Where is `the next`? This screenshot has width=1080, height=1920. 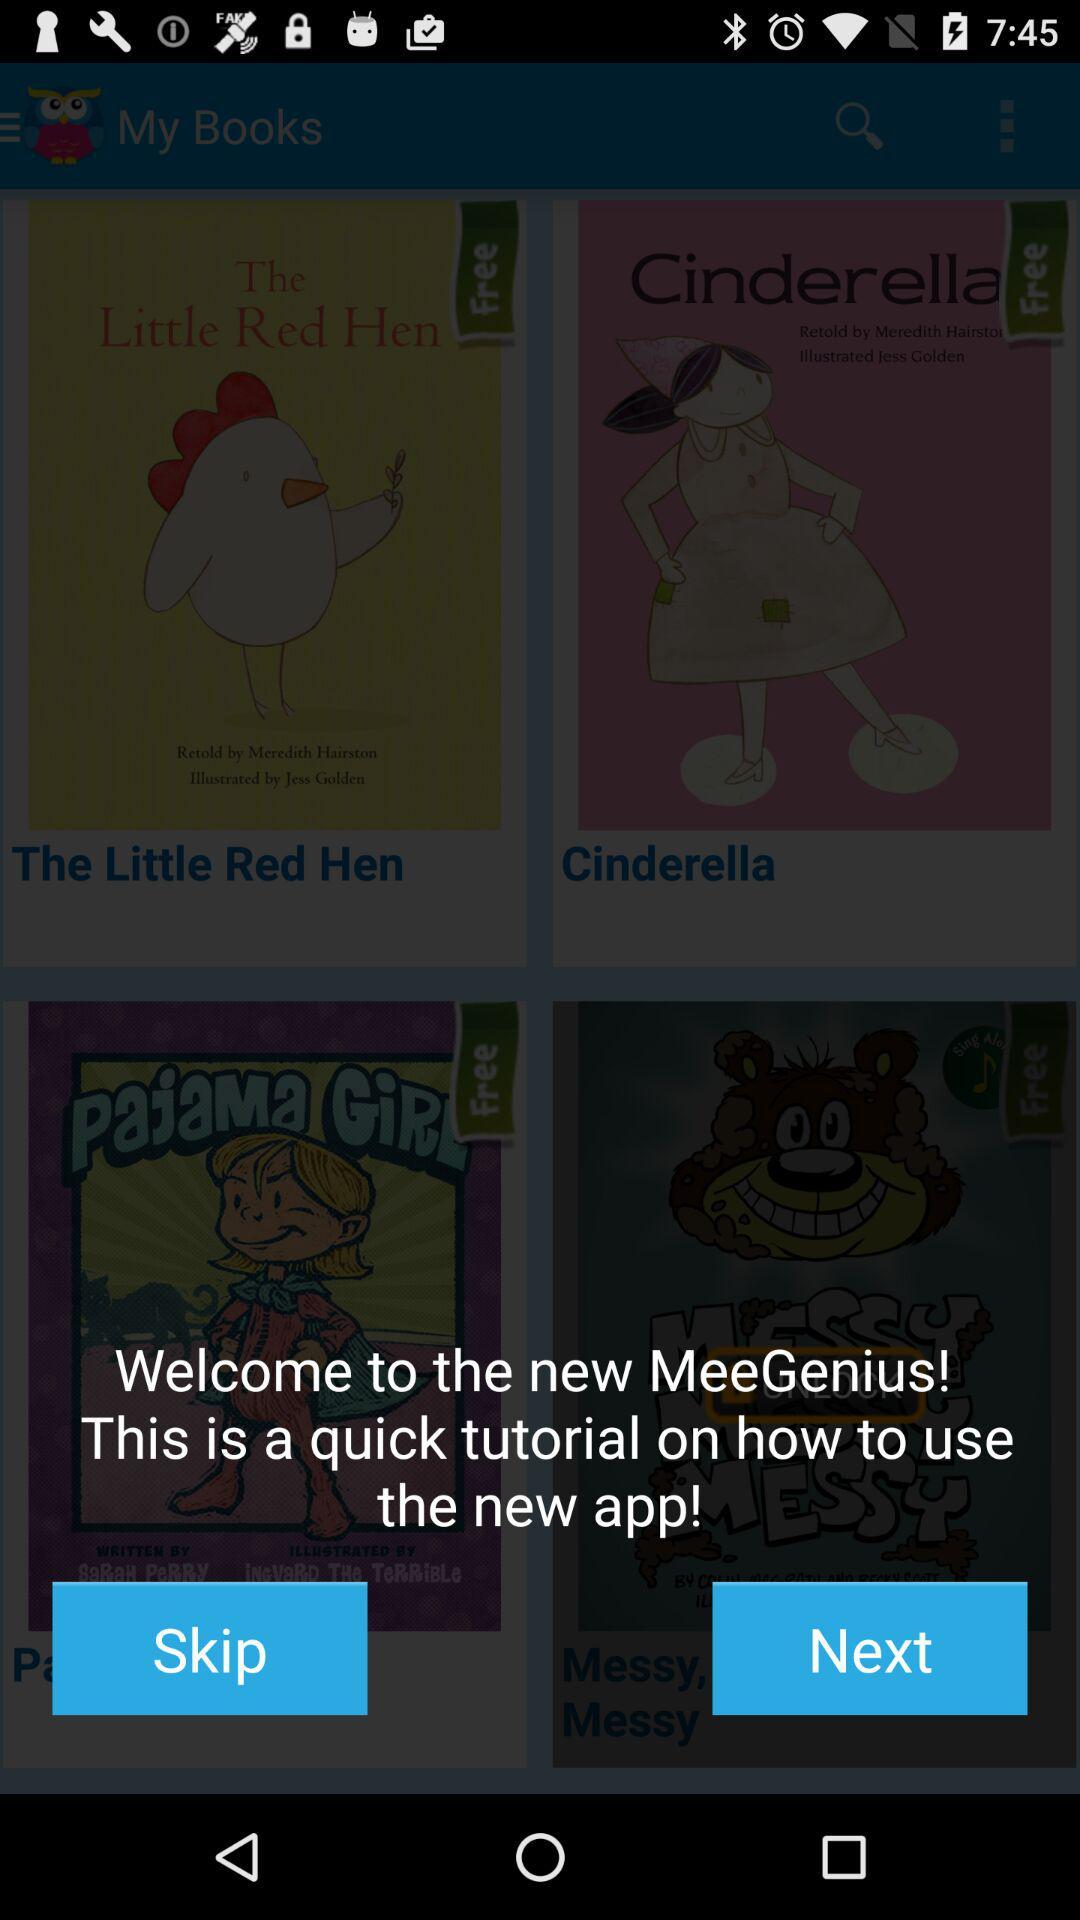 the next is located at coordinates (869, 1648).